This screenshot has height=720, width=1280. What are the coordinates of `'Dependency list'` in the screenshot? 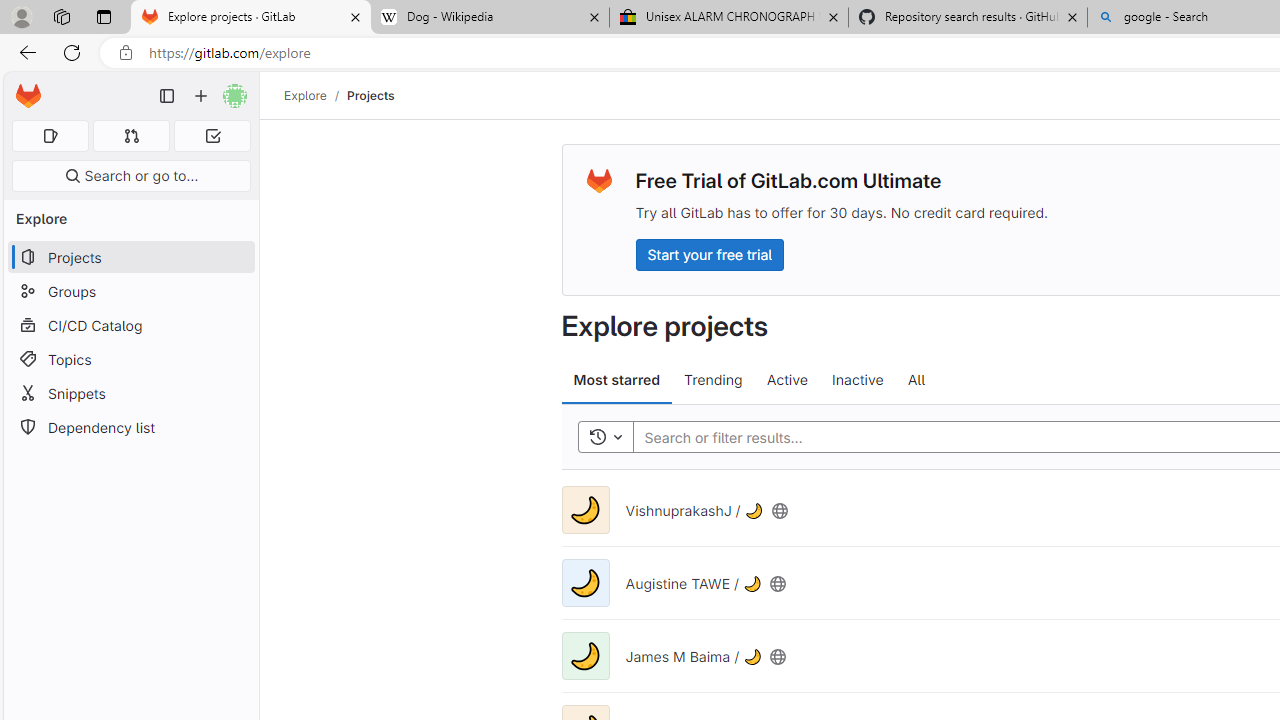 It's located at (130, 426).